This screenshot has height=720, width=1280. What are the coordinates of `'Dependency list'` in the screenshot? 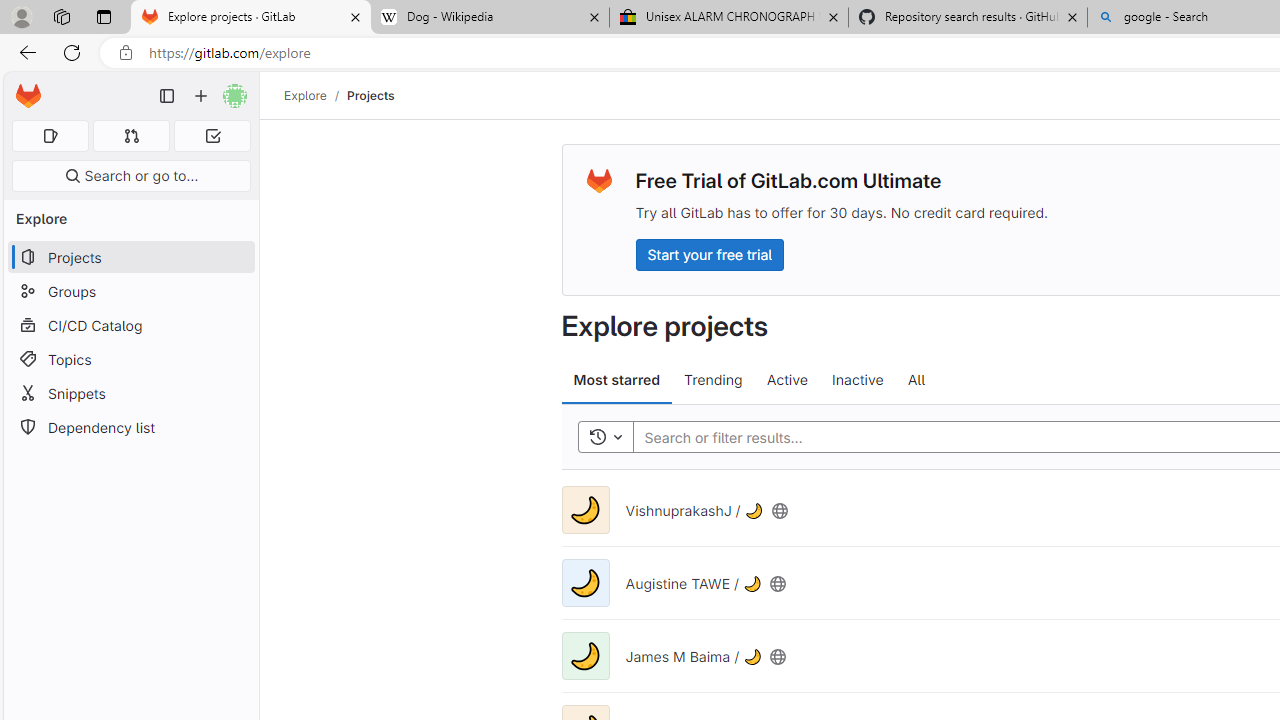 It's located at (130, 426).